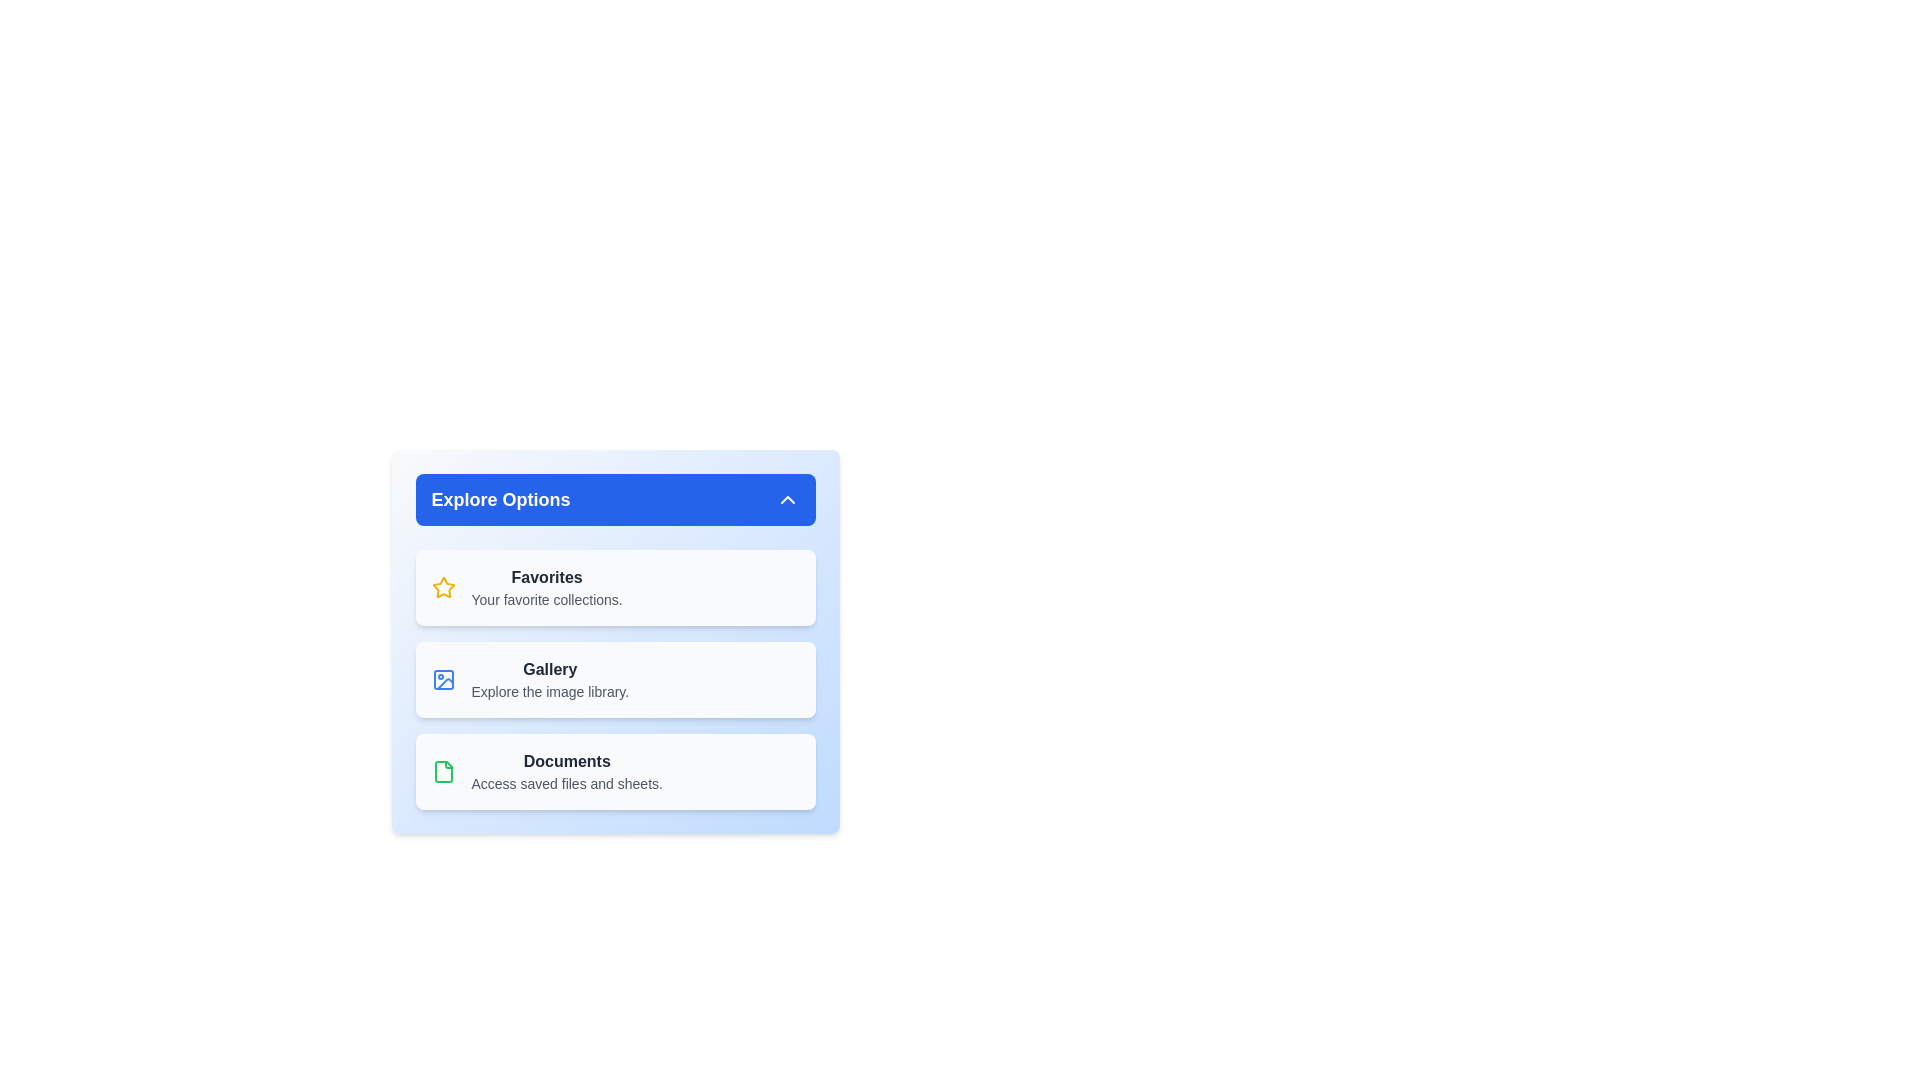  I want to click on the third list item labeled 'Documents' in the 'Explore Options' section to activate for accessibility navigation, so click(566, 770).